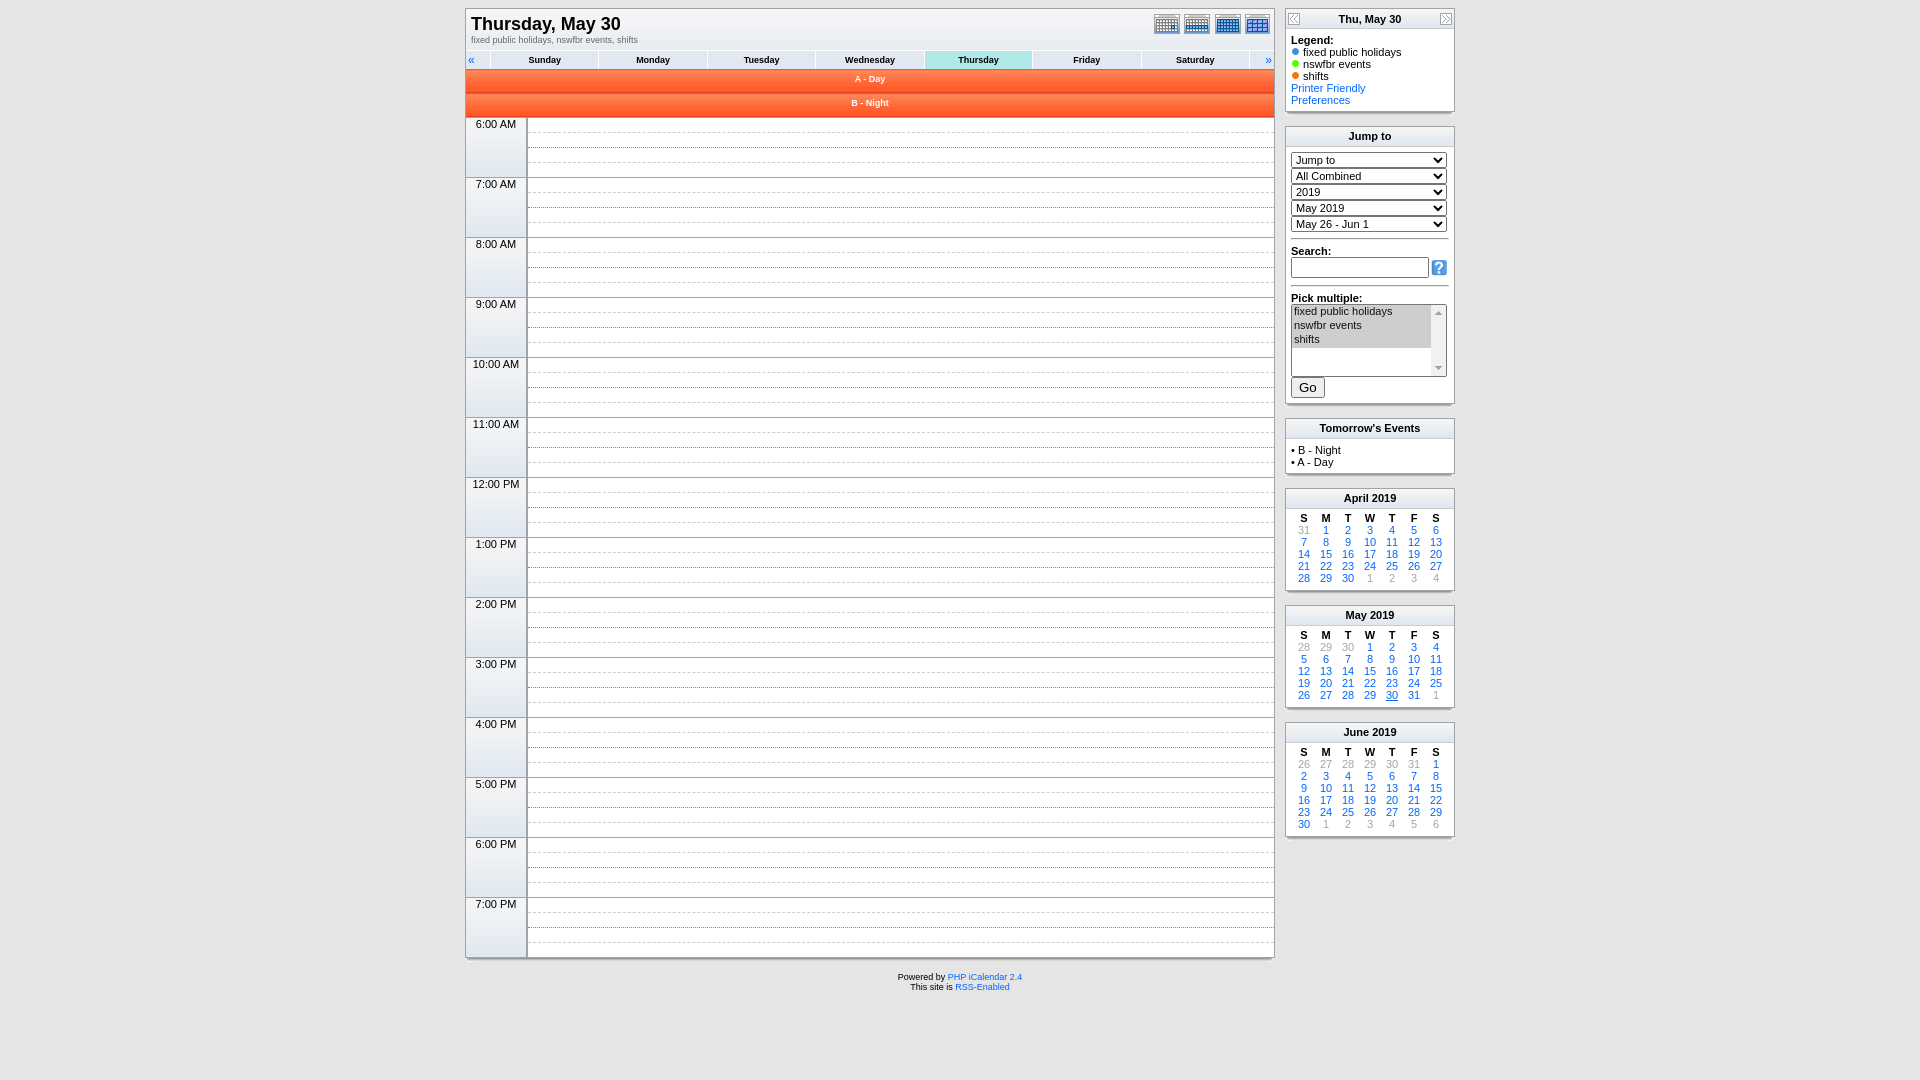 The image size is (1920, 1080). Describe the element at coordinates (1391, 528) in the screenshot. I see `'4'` at that location.